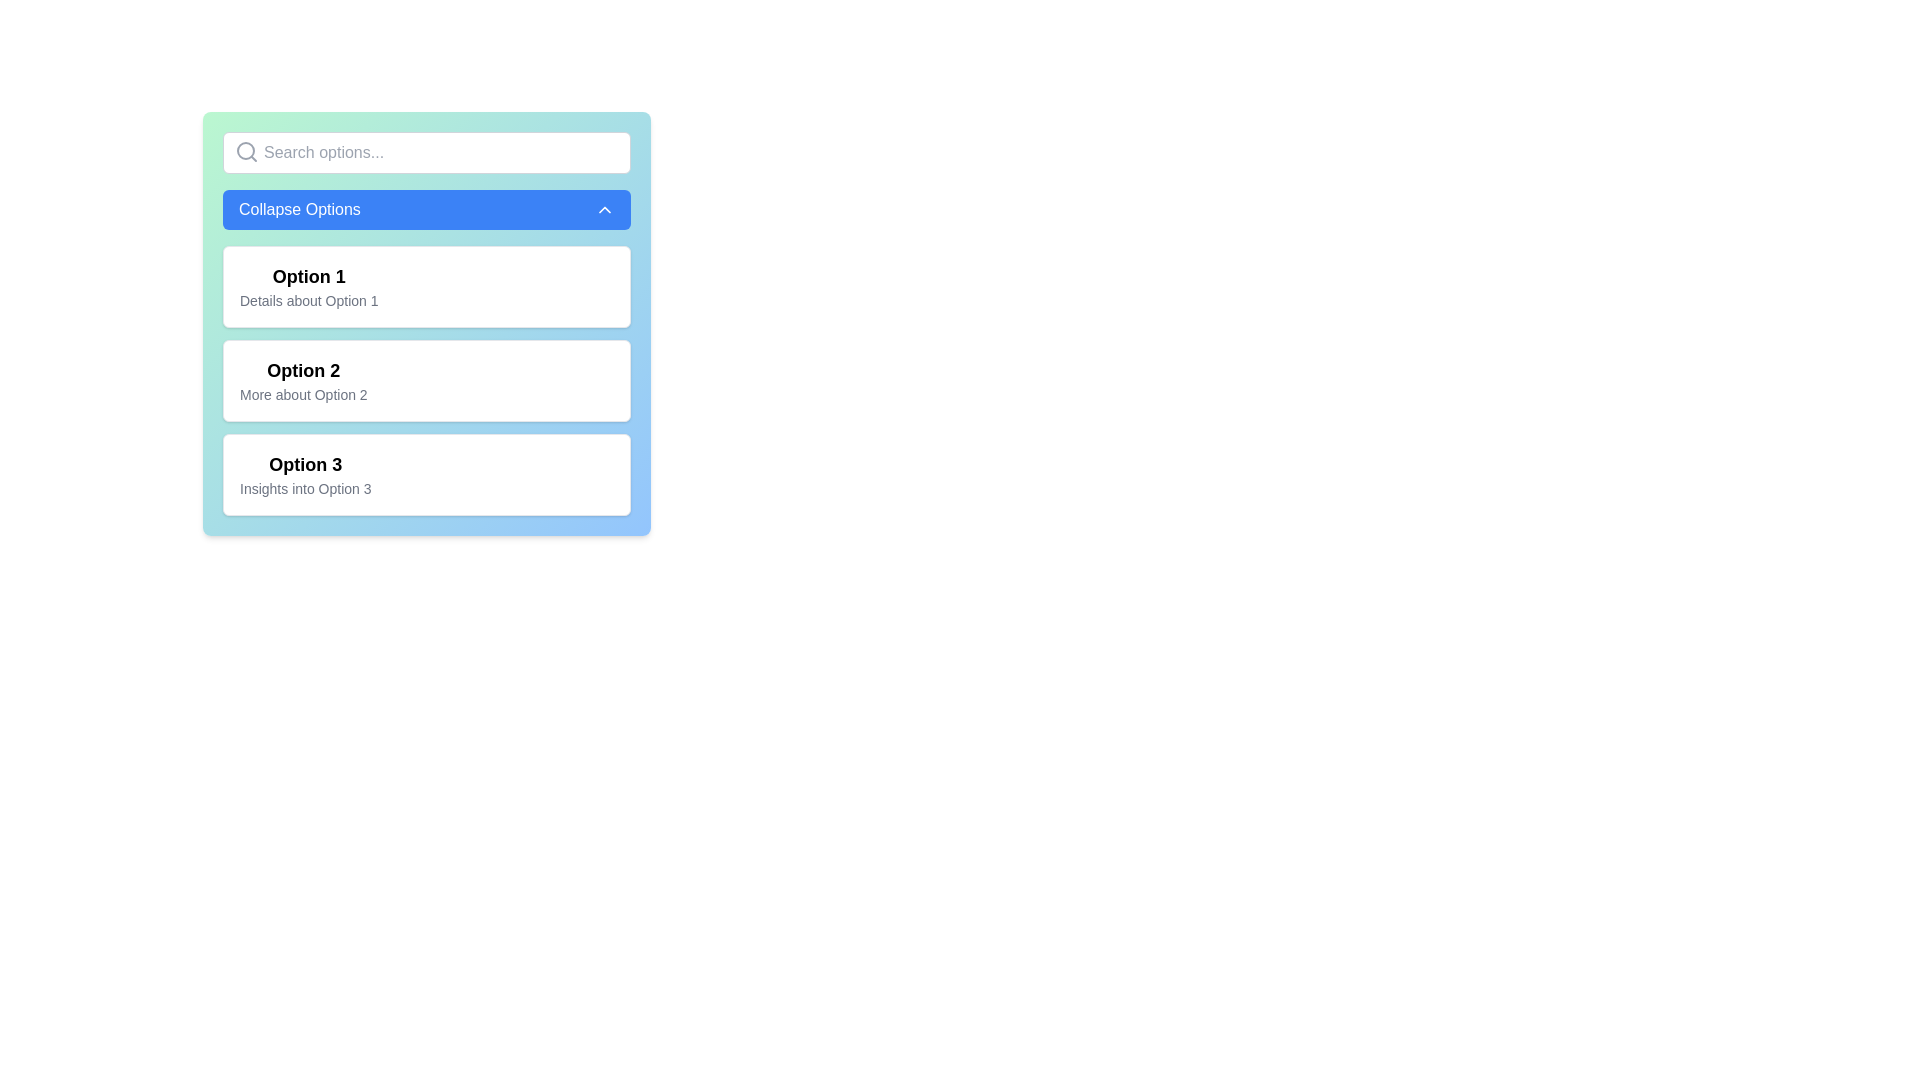  Describe the element at coordinates (308, 286) in the screenshot. I see `the first list item titled 'Option 1' which contains details about Option 1, located directly below the blue button labeled 'Collapse Options'` at that location.